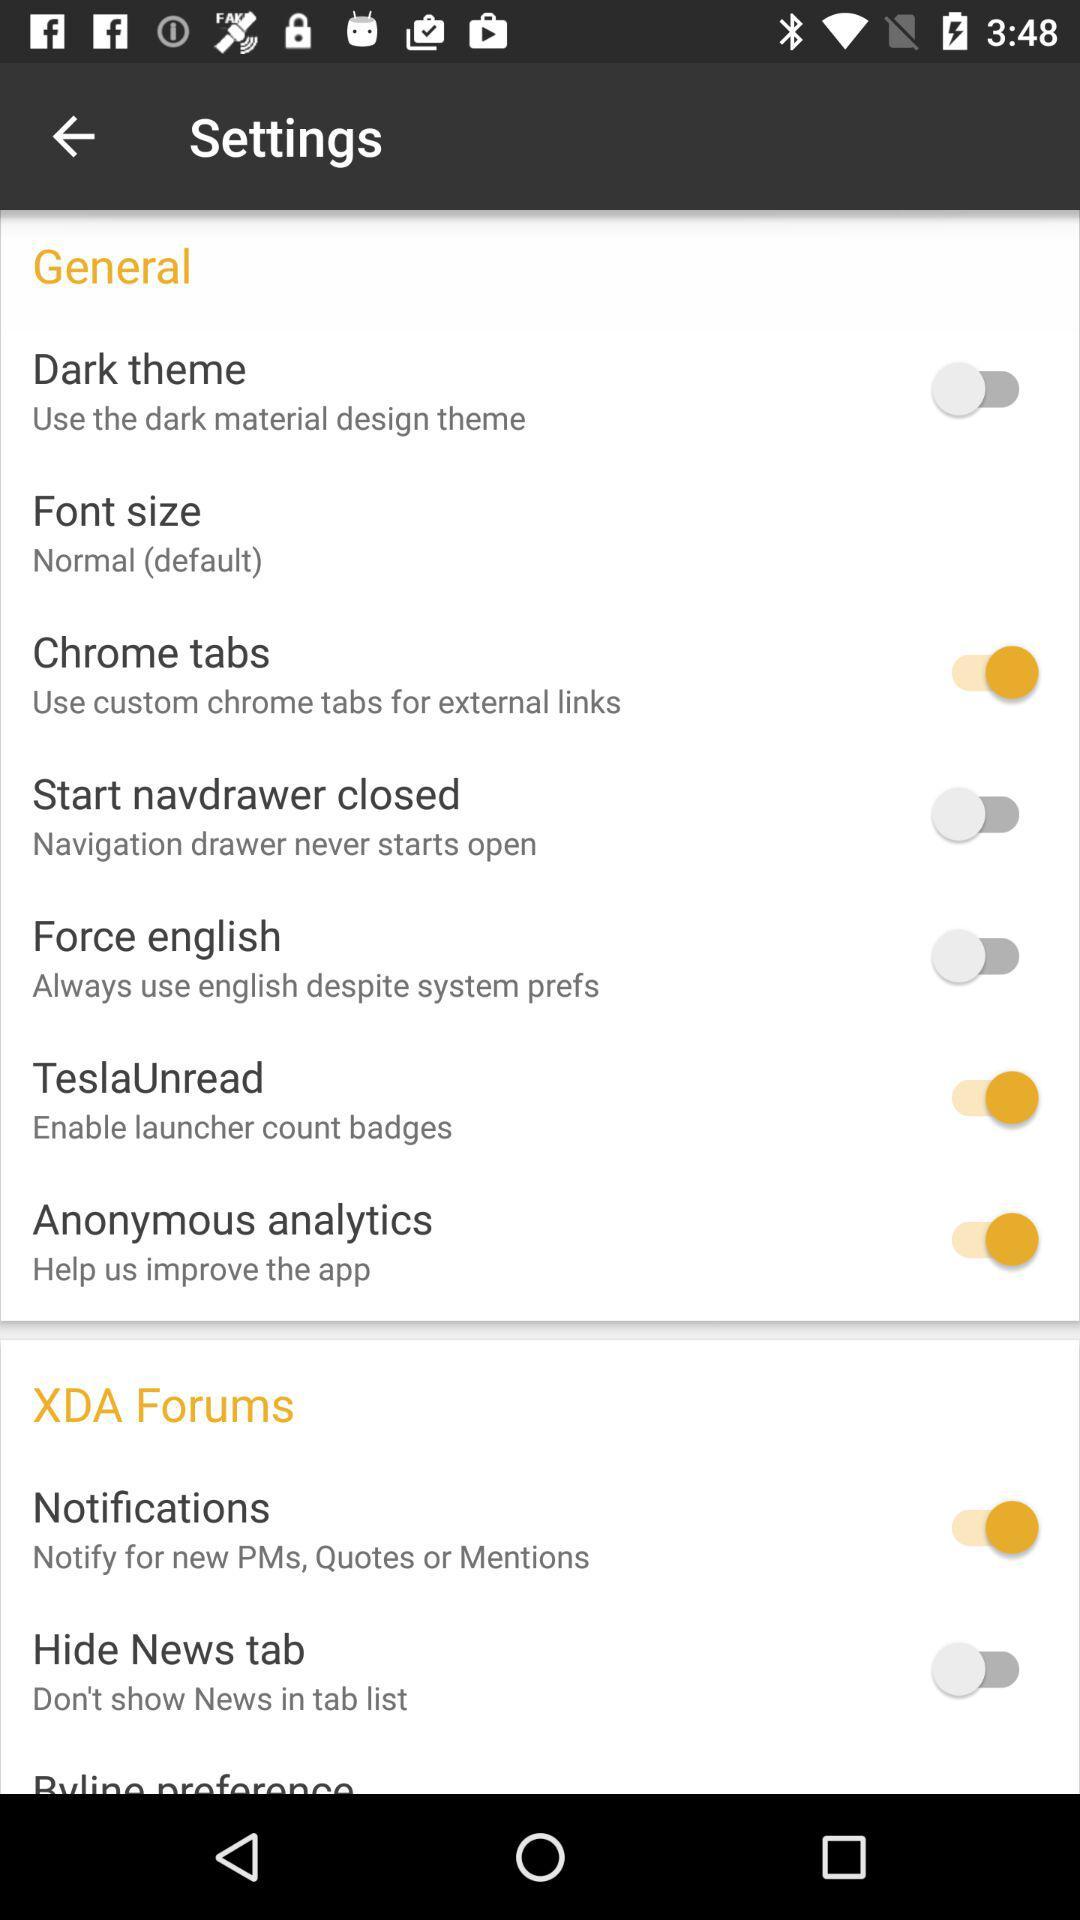 This screenshot has height=1920, width=1080. What do you see at coordinates (984, 1096) in the screenshot?
I see `launcher count badges option` at bounding box center [984, 1096].